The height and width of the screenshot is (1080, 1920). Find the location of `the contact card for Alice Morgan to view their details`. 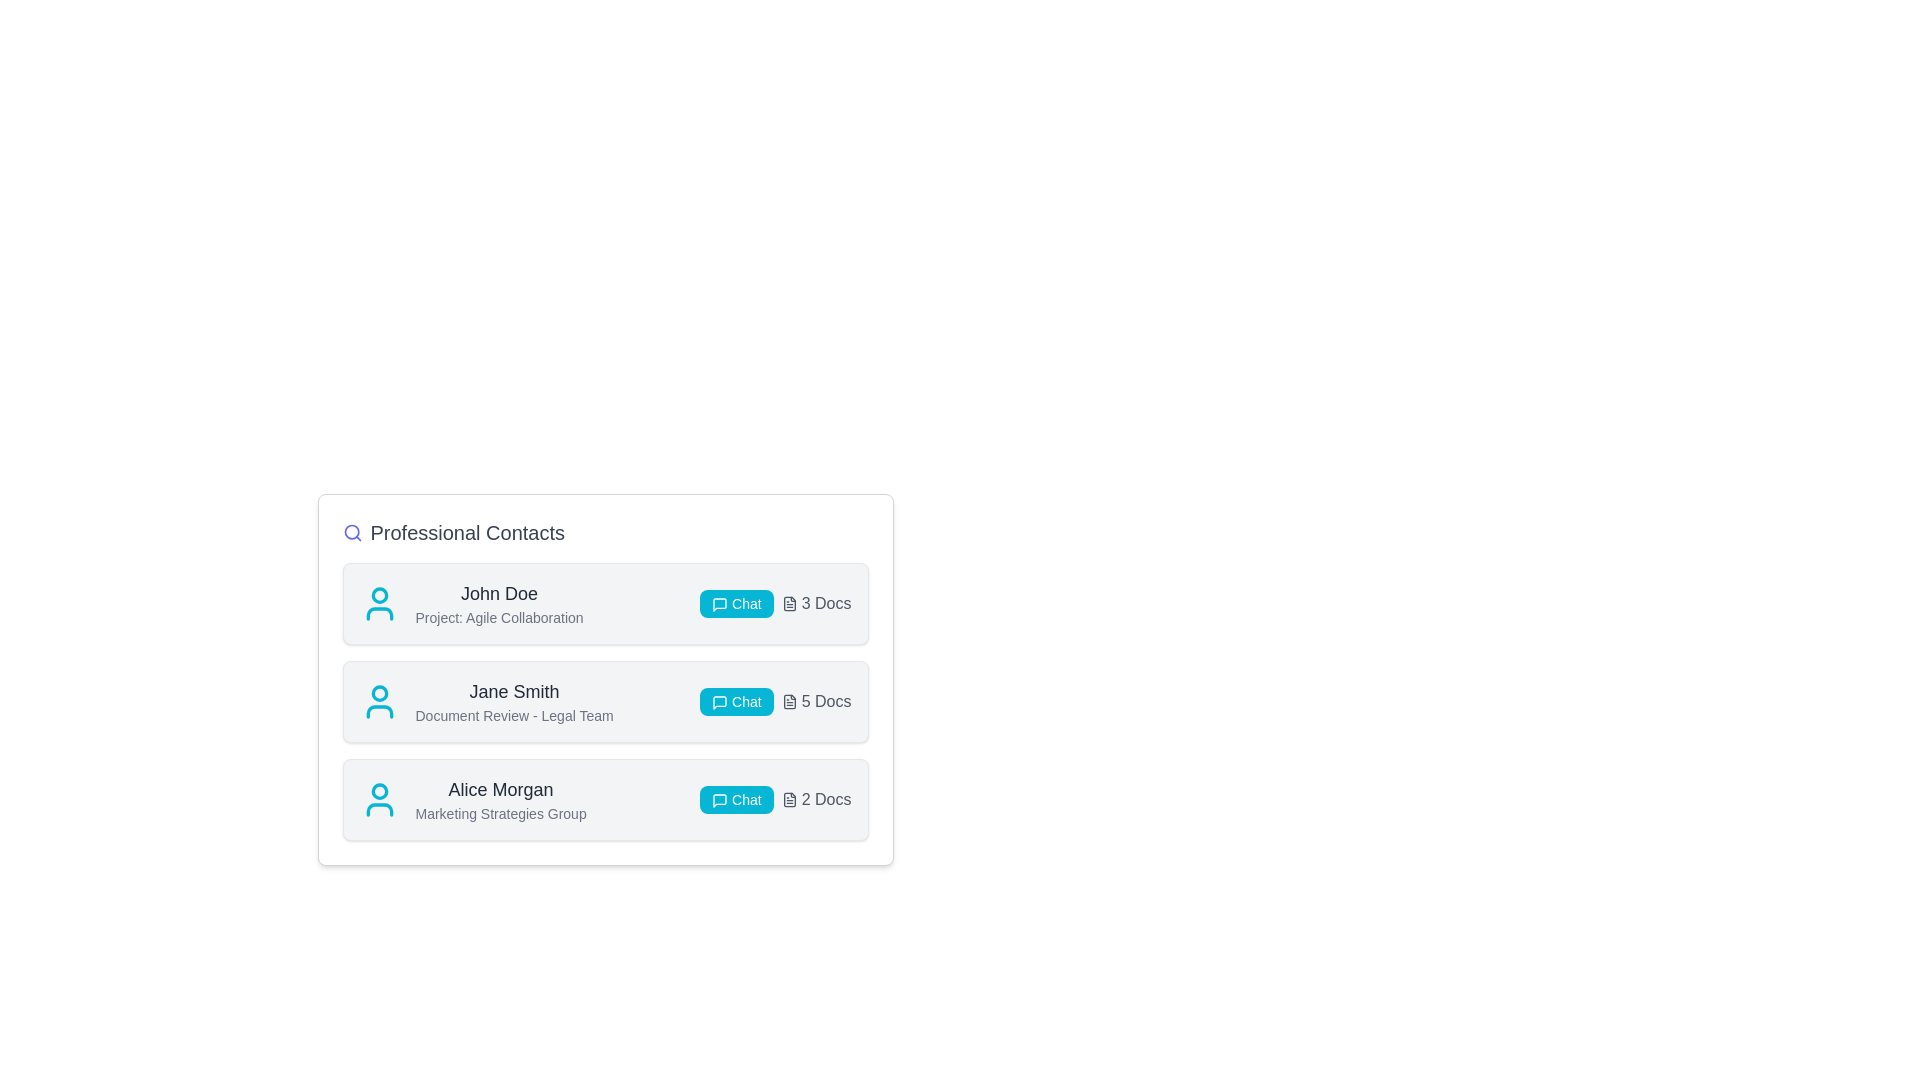

the contact card for Alice Morgan to view their details is located at coordinates (604, 798).